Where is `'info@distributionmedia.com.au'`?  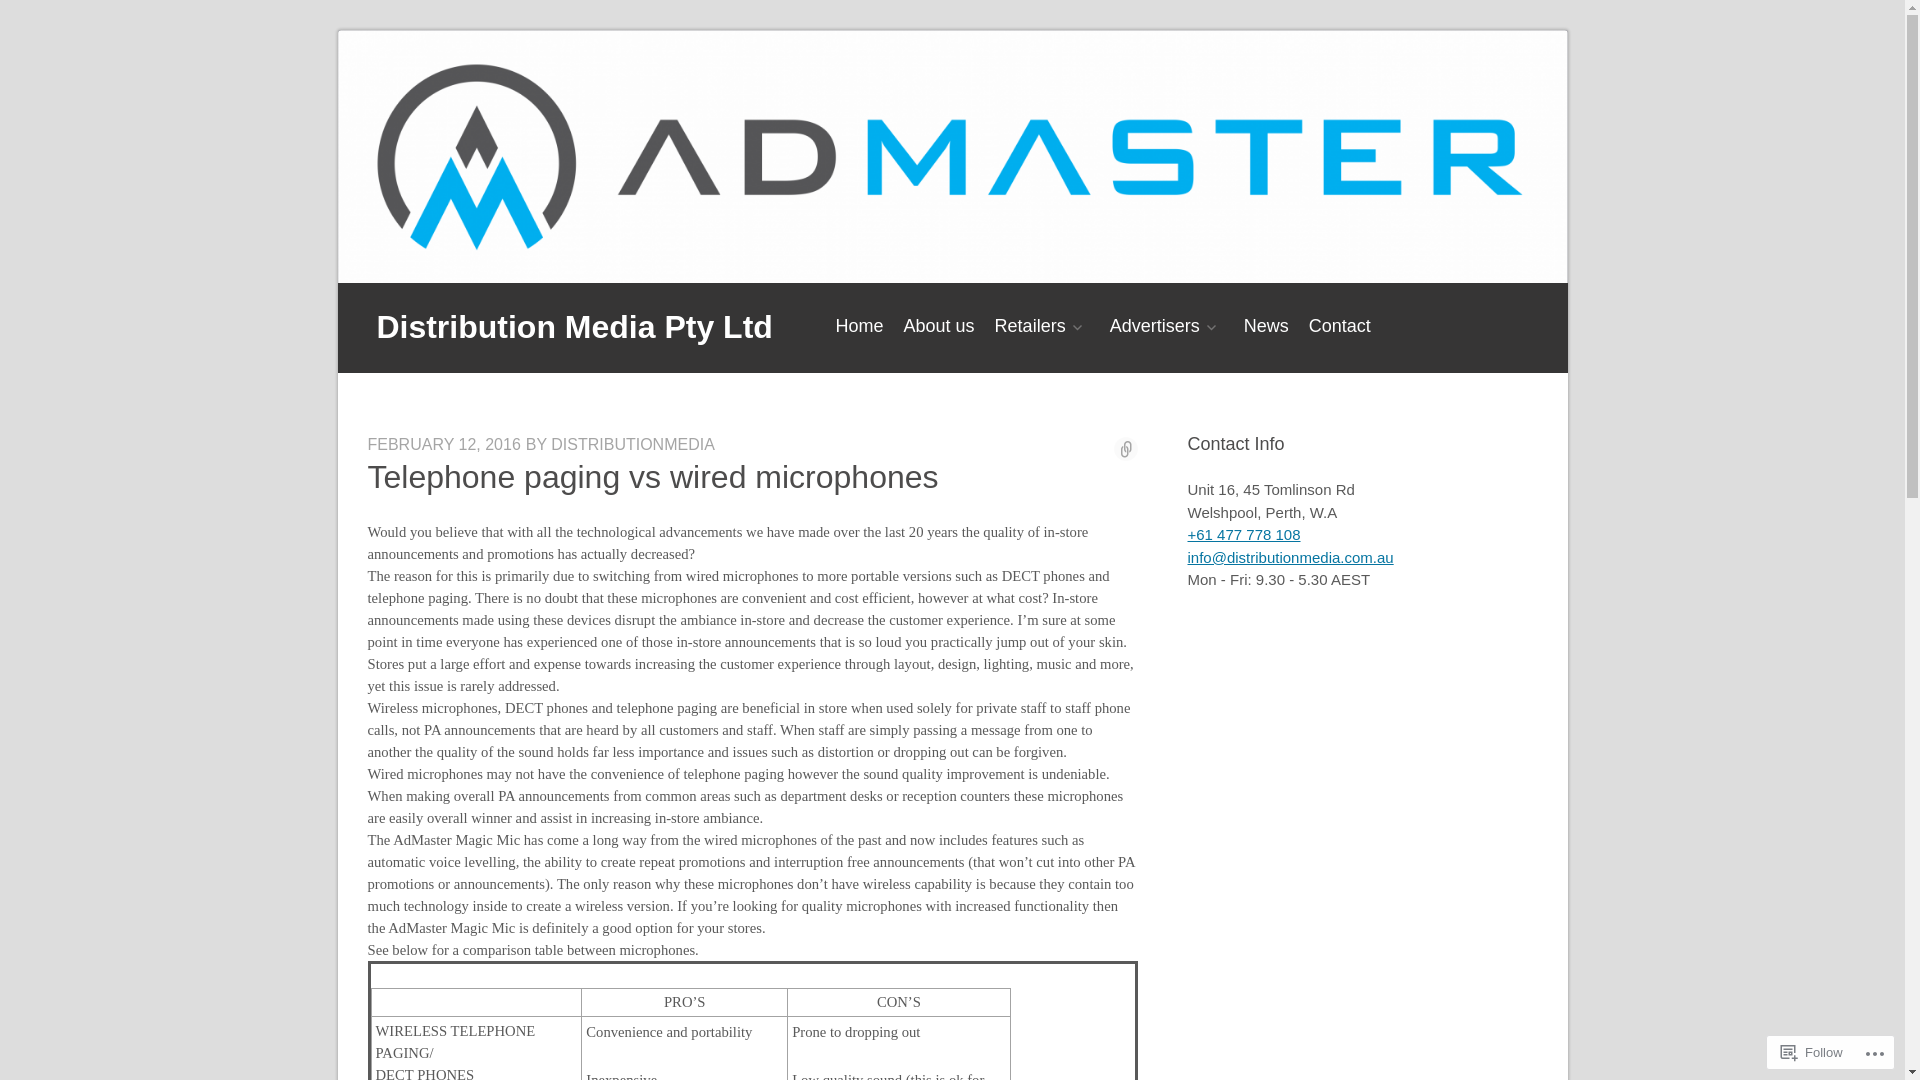
'info@distributionmedia.com.au' is located at coordinates (1291, 557).